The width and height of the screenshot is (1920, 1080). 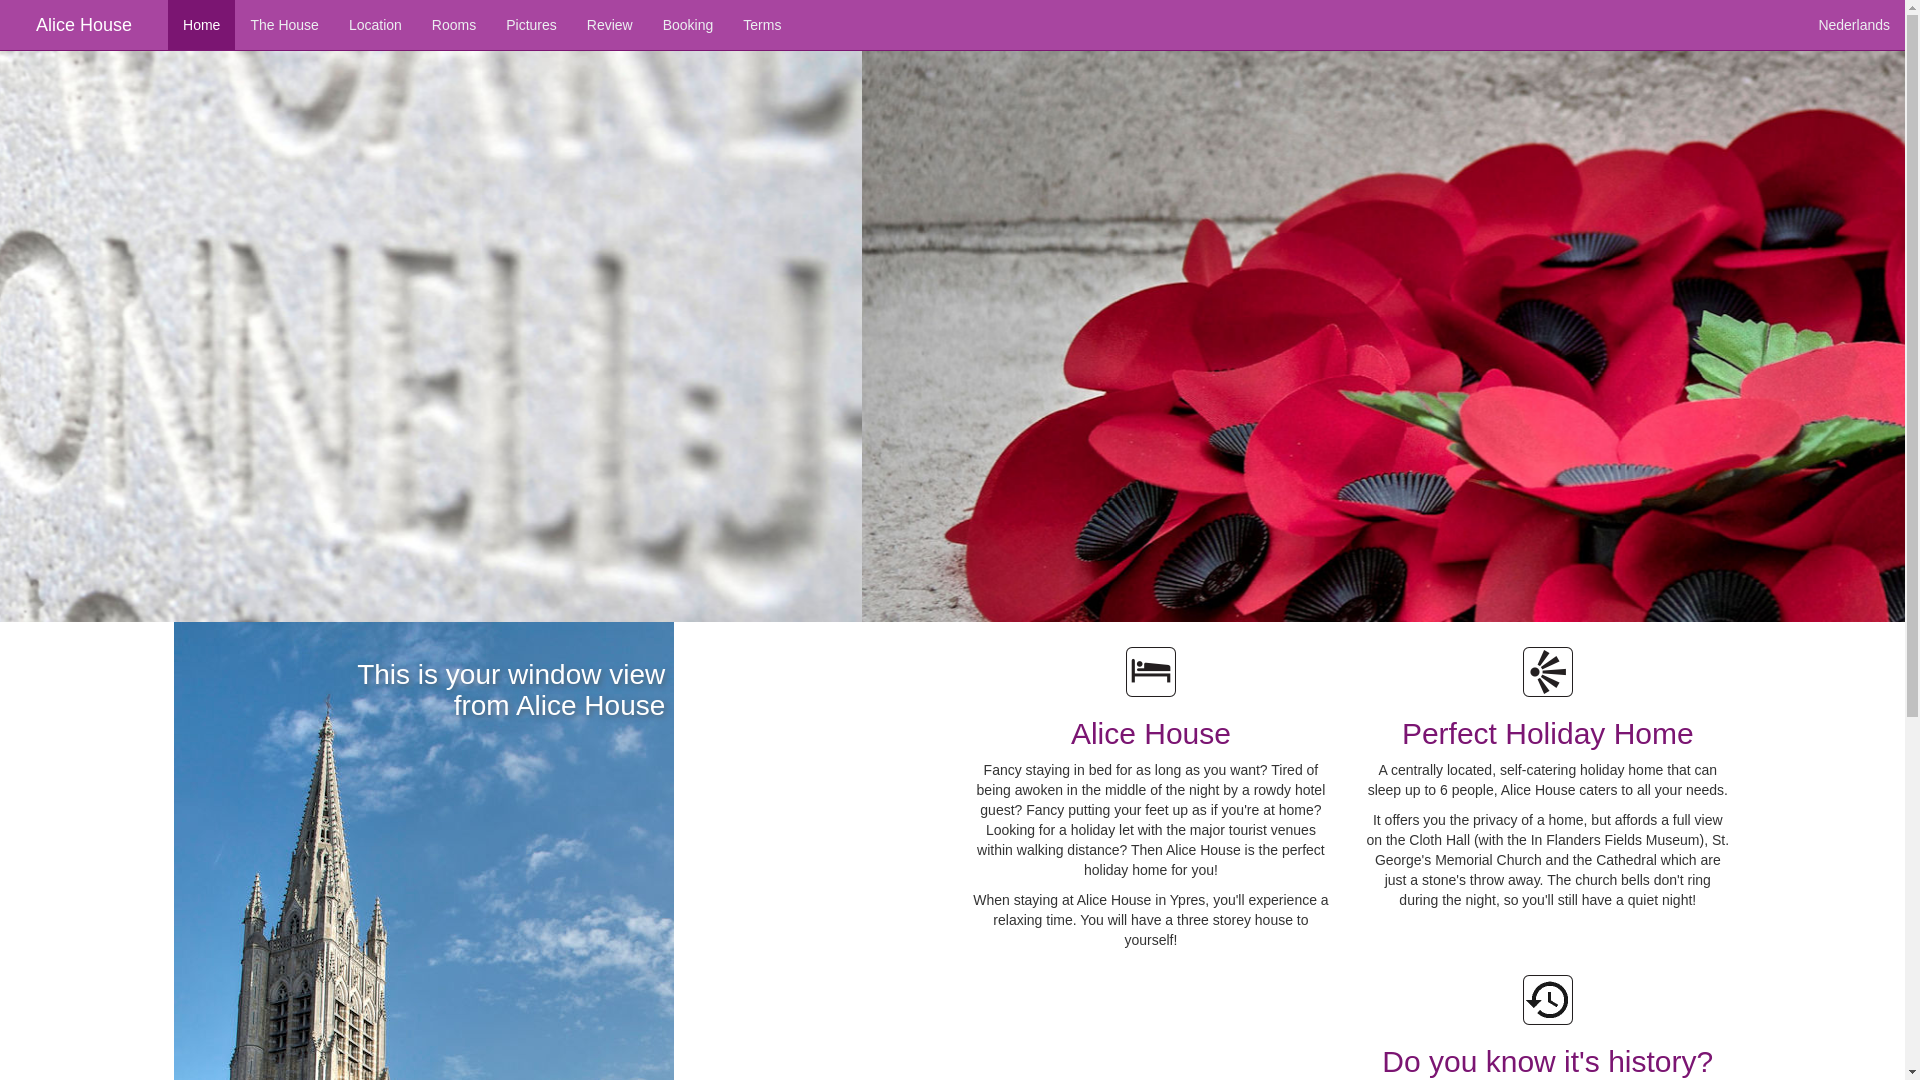 I want to click on 'Booking', so click(x=688, y=24).